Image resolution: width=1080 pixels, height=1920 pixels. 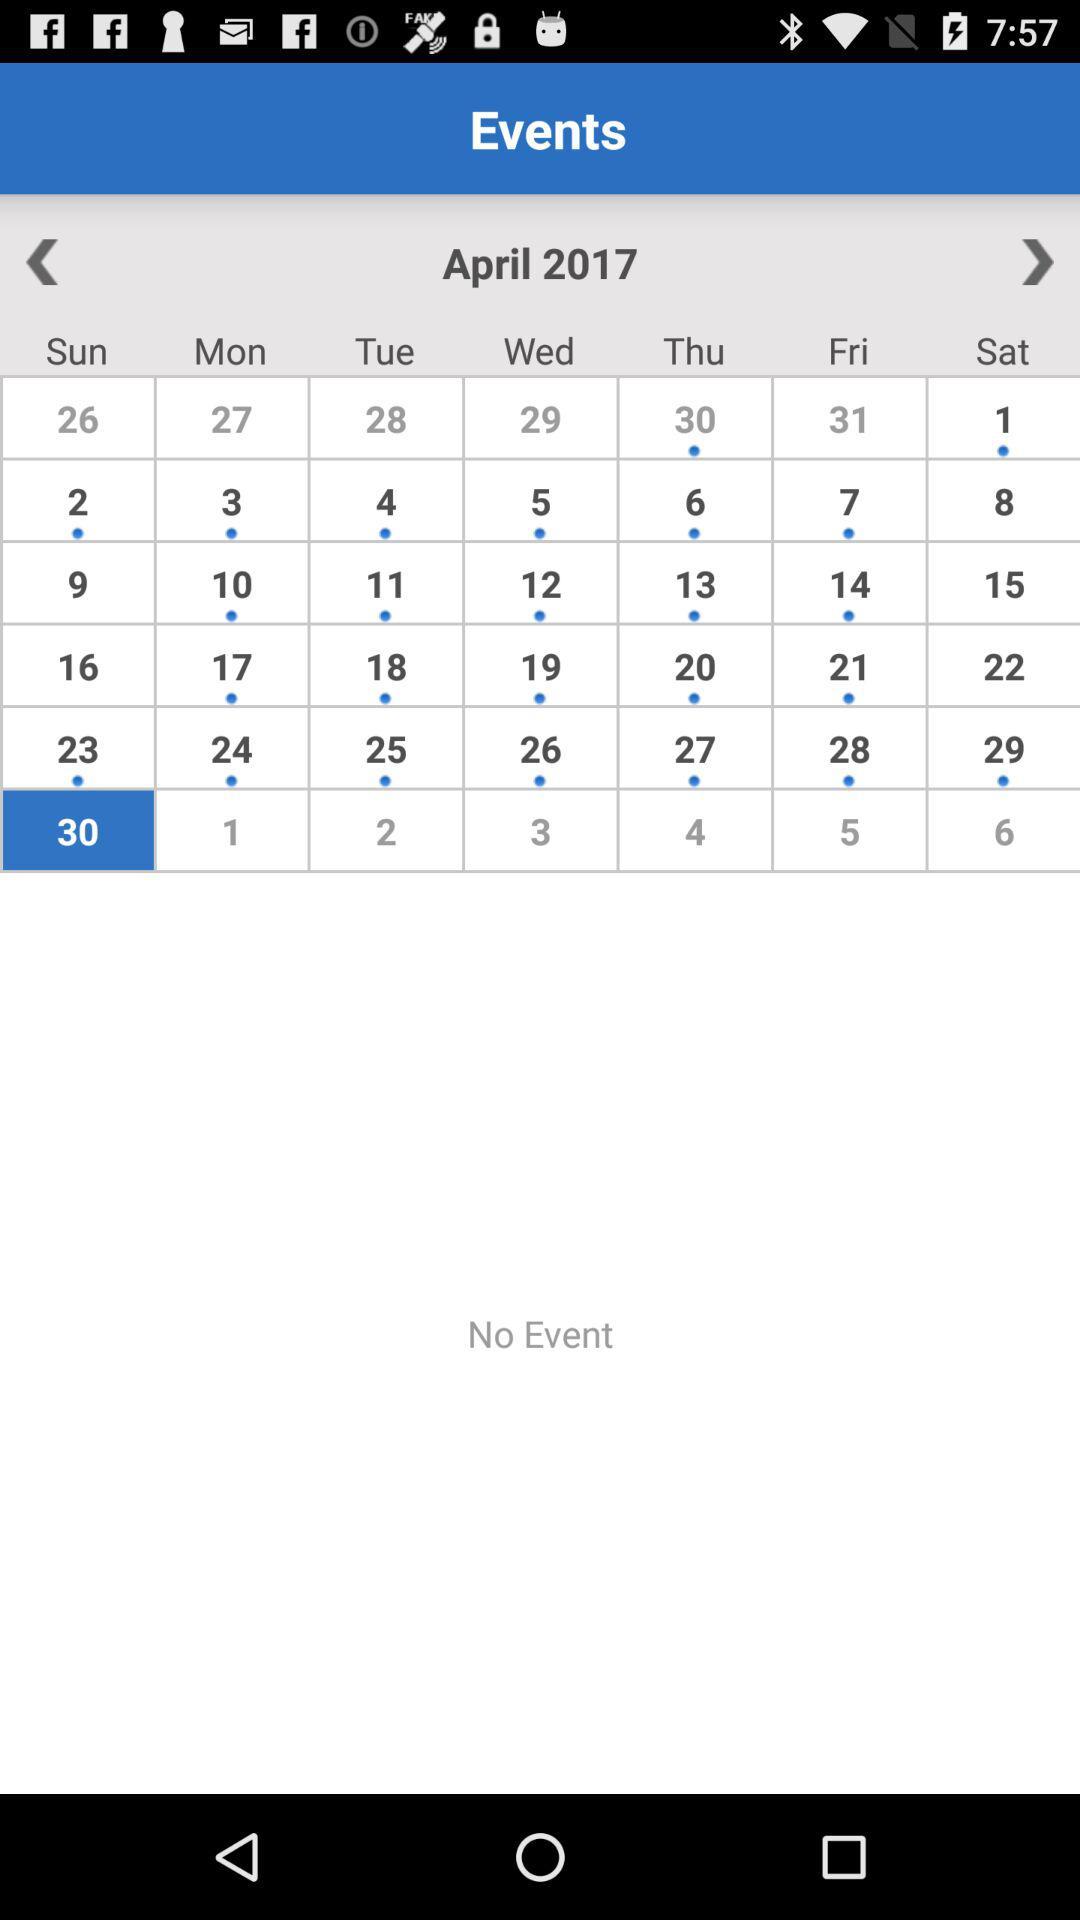 What do you see at coordinates (231, 746) in the screenshot?
I see `the item below 16` at bounding box center [231, 746].